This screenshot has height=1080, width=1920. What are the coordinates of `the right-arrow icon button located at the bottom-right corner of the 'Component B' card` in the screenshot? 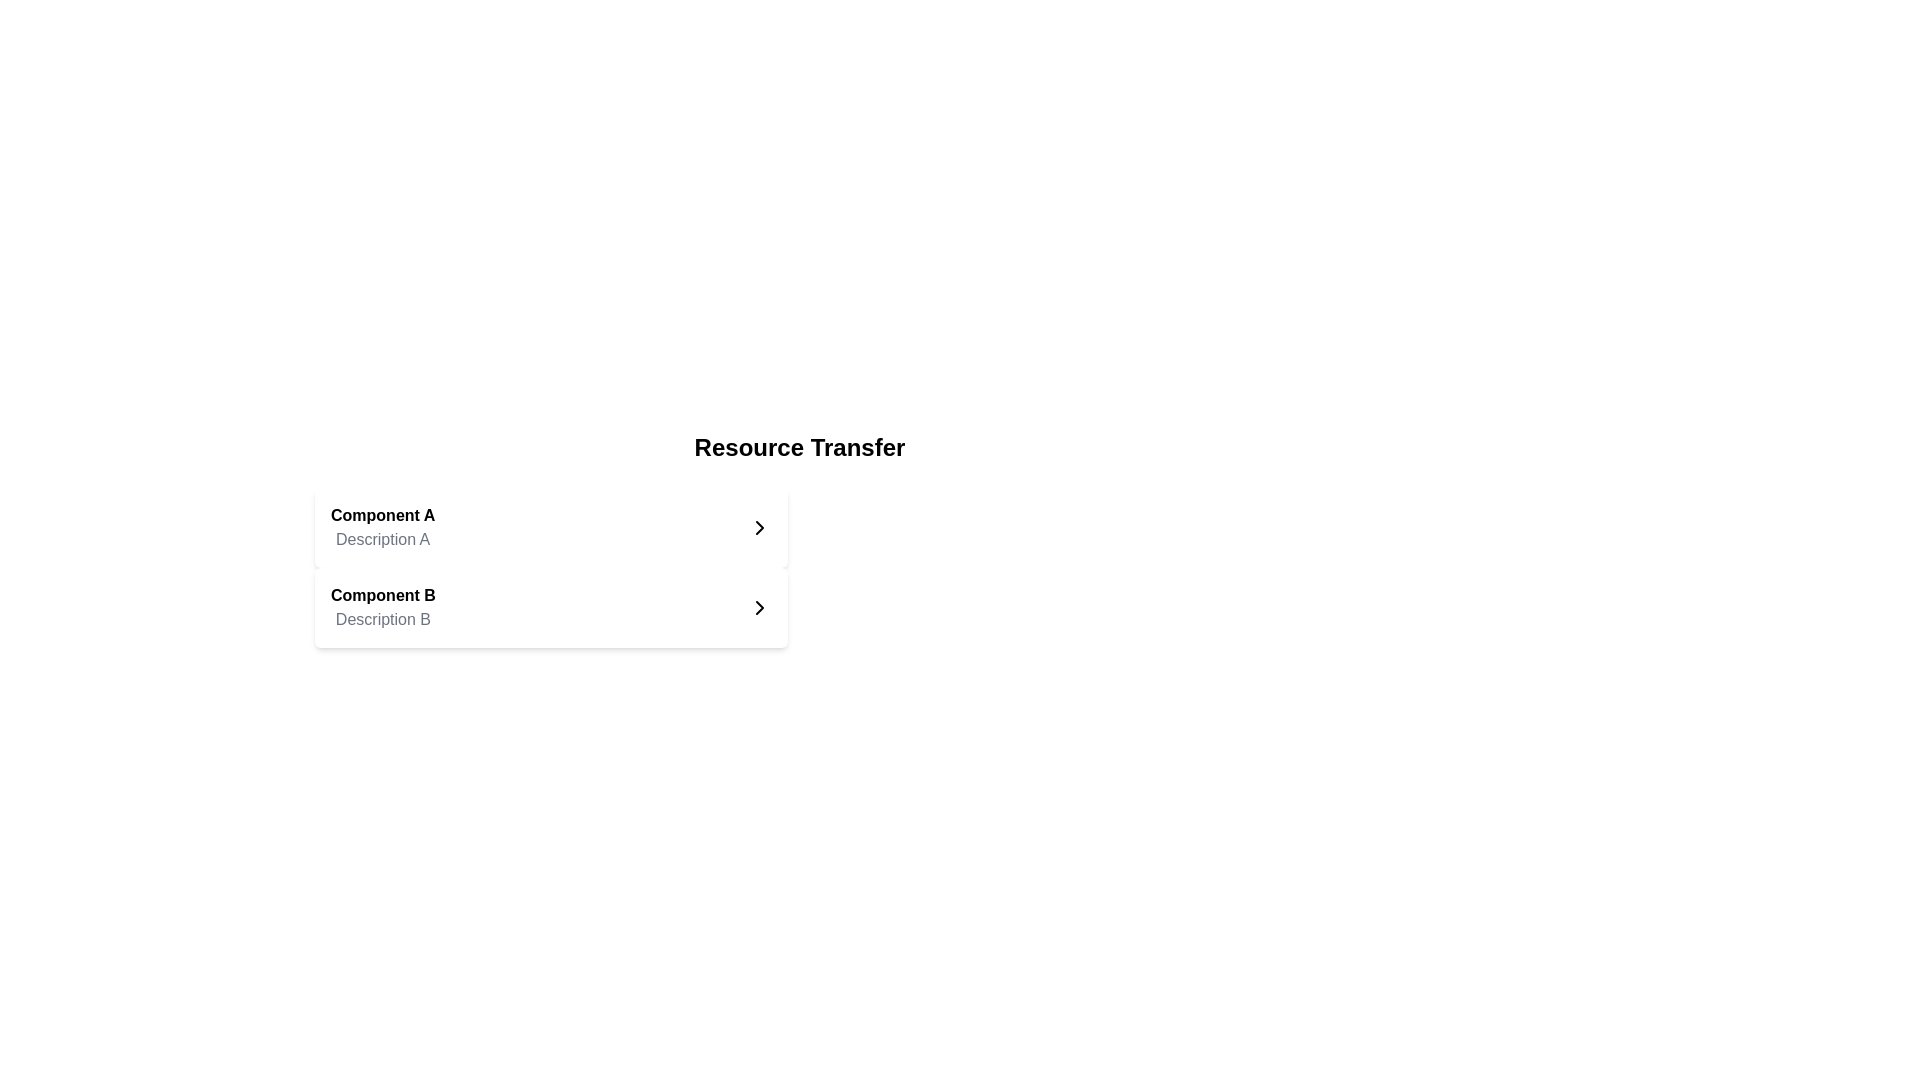 It's located at (758, 607).